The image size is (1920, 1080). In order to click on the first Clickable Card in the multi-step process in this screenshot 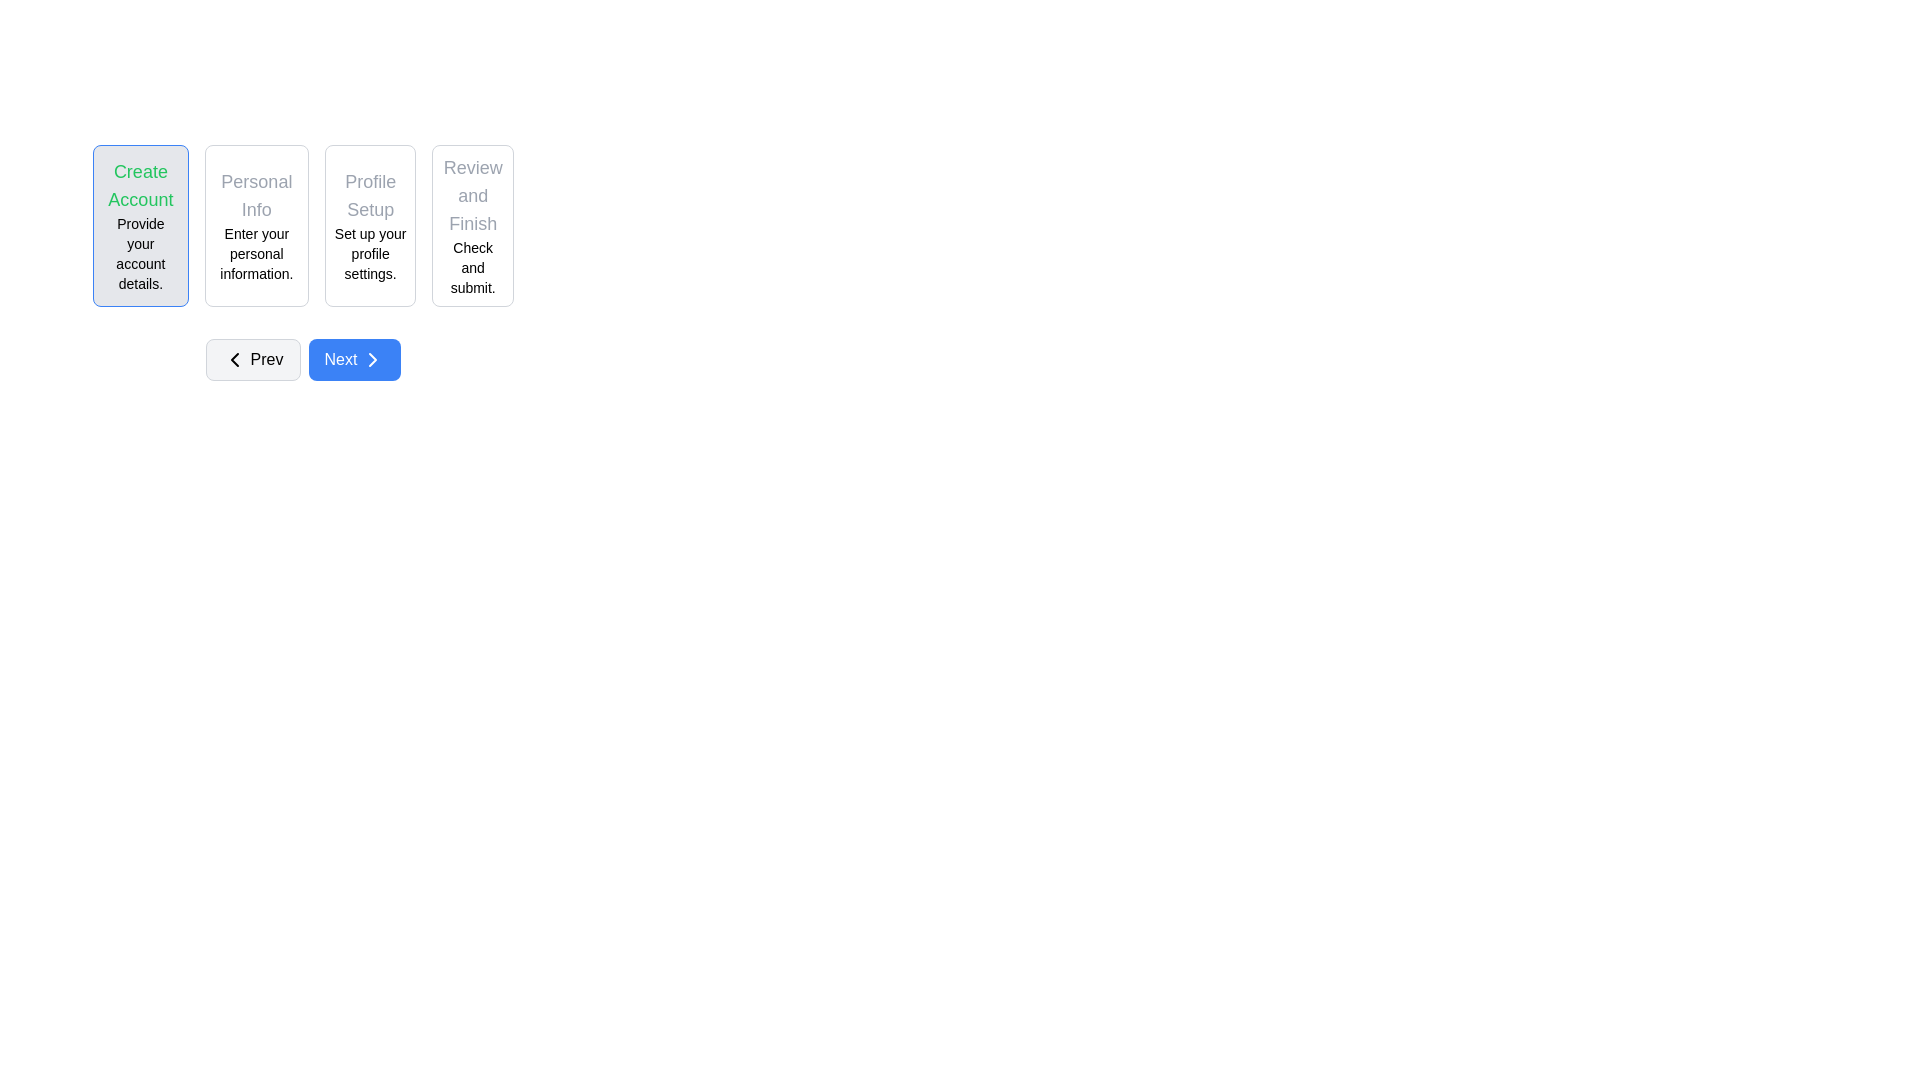, I will do `click(139, 225)`.